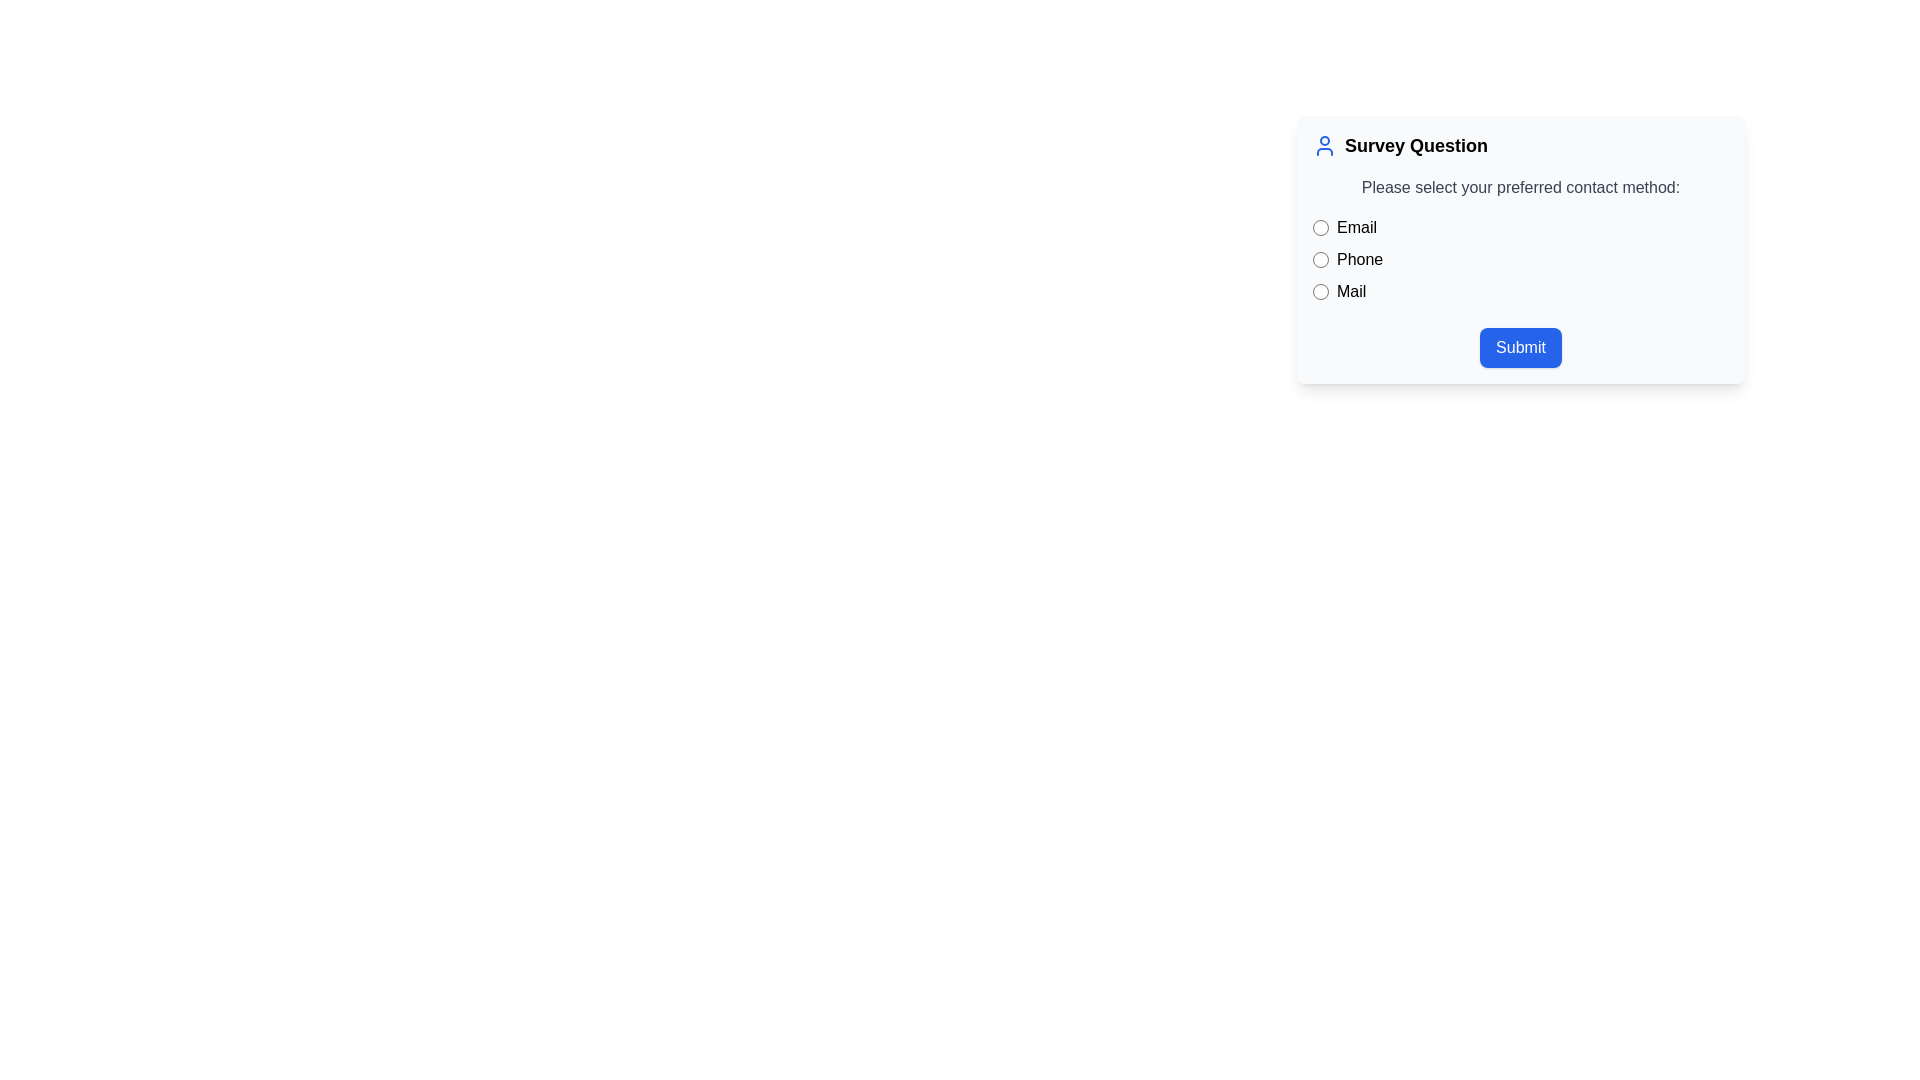 This screenshot has width=1920, height=1080. What do you see at coordinates (1320, 292) in the screenshot?
I see `the circular radio button labeled 'Mail'` at bounding box center [1320, 292].